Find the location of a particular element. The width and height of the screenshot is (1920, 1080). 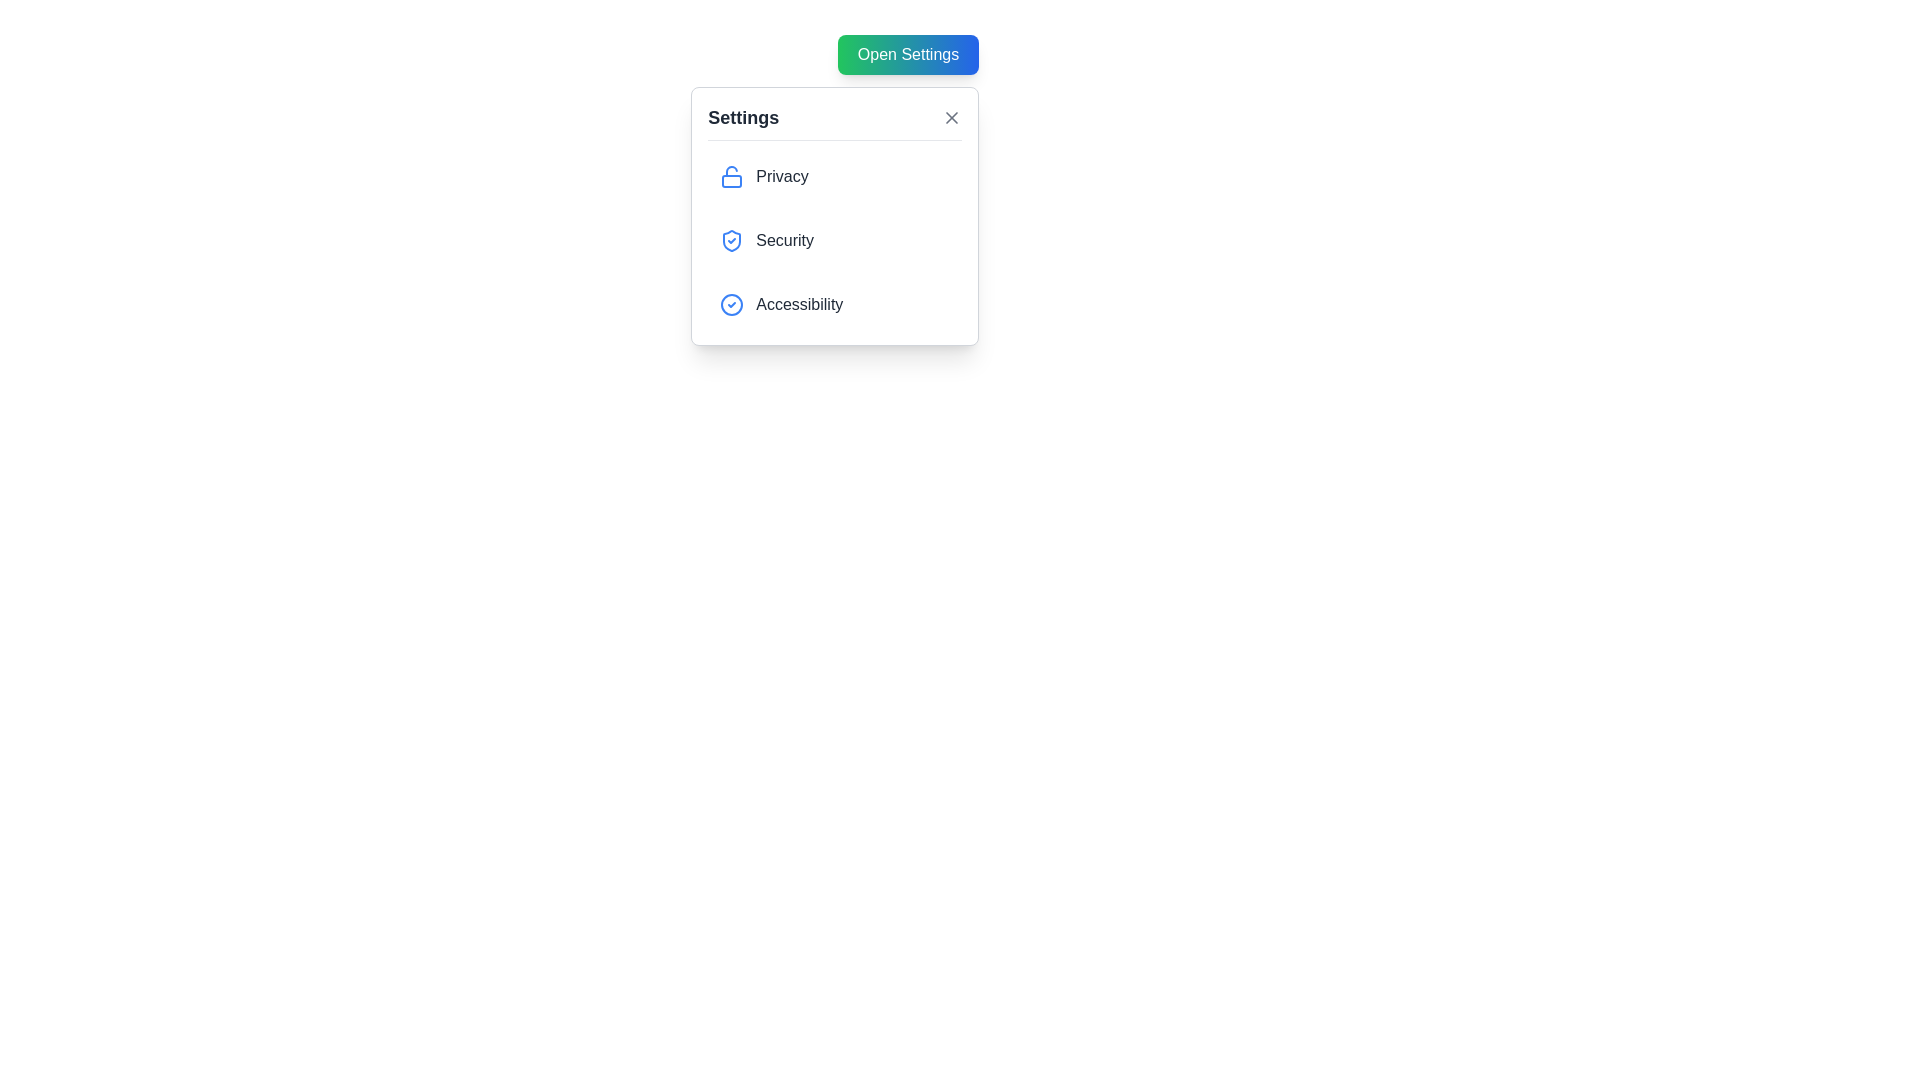

to select the 'Accessibility' menu option, which is the third item in the vertical list of settings options, following 'Privacy' and 'Security' is located at coordinates (835, 304).